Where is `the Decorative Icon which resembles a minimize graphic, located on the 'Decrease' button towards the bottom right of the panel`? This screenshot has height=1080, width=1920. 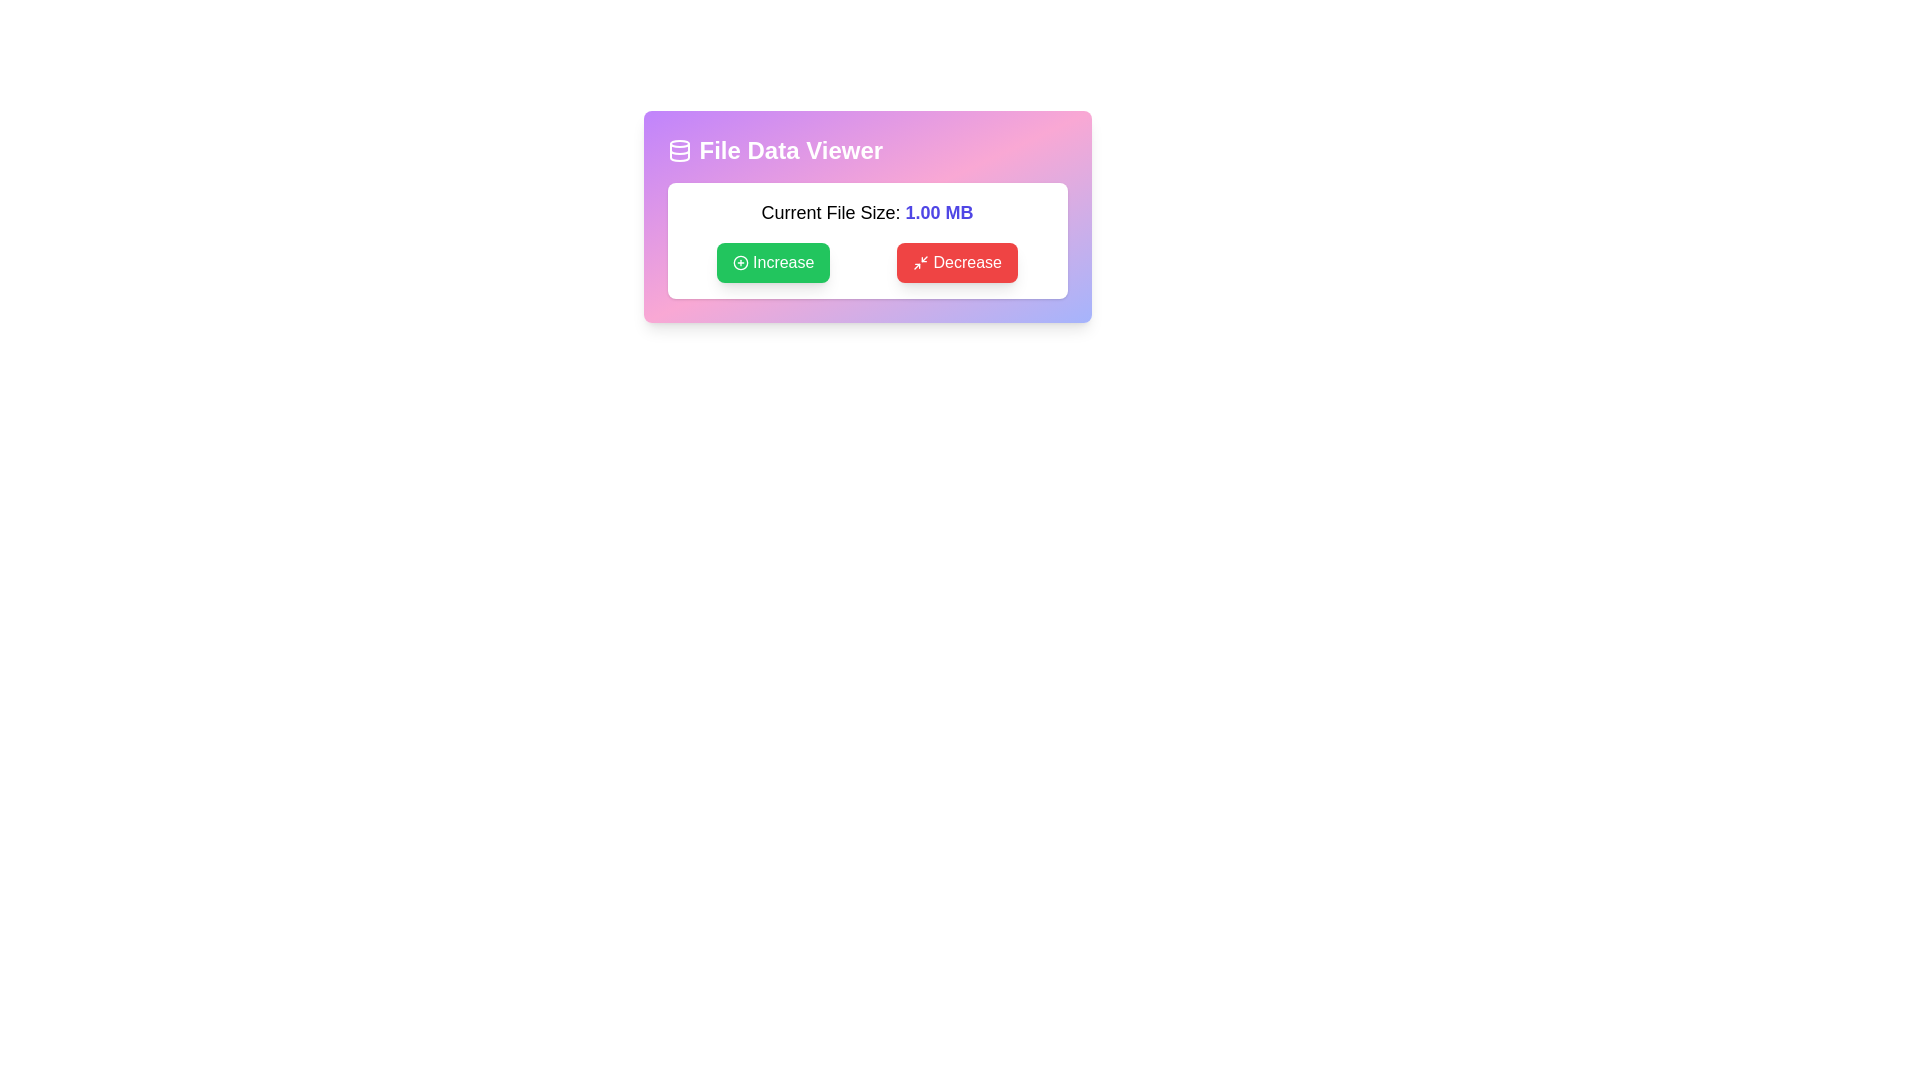
the Decorative Icon which resembles a minimize graphic, located on the 'Decrease' button towards the bottom right of the panel is located at coordinates (920, 261).